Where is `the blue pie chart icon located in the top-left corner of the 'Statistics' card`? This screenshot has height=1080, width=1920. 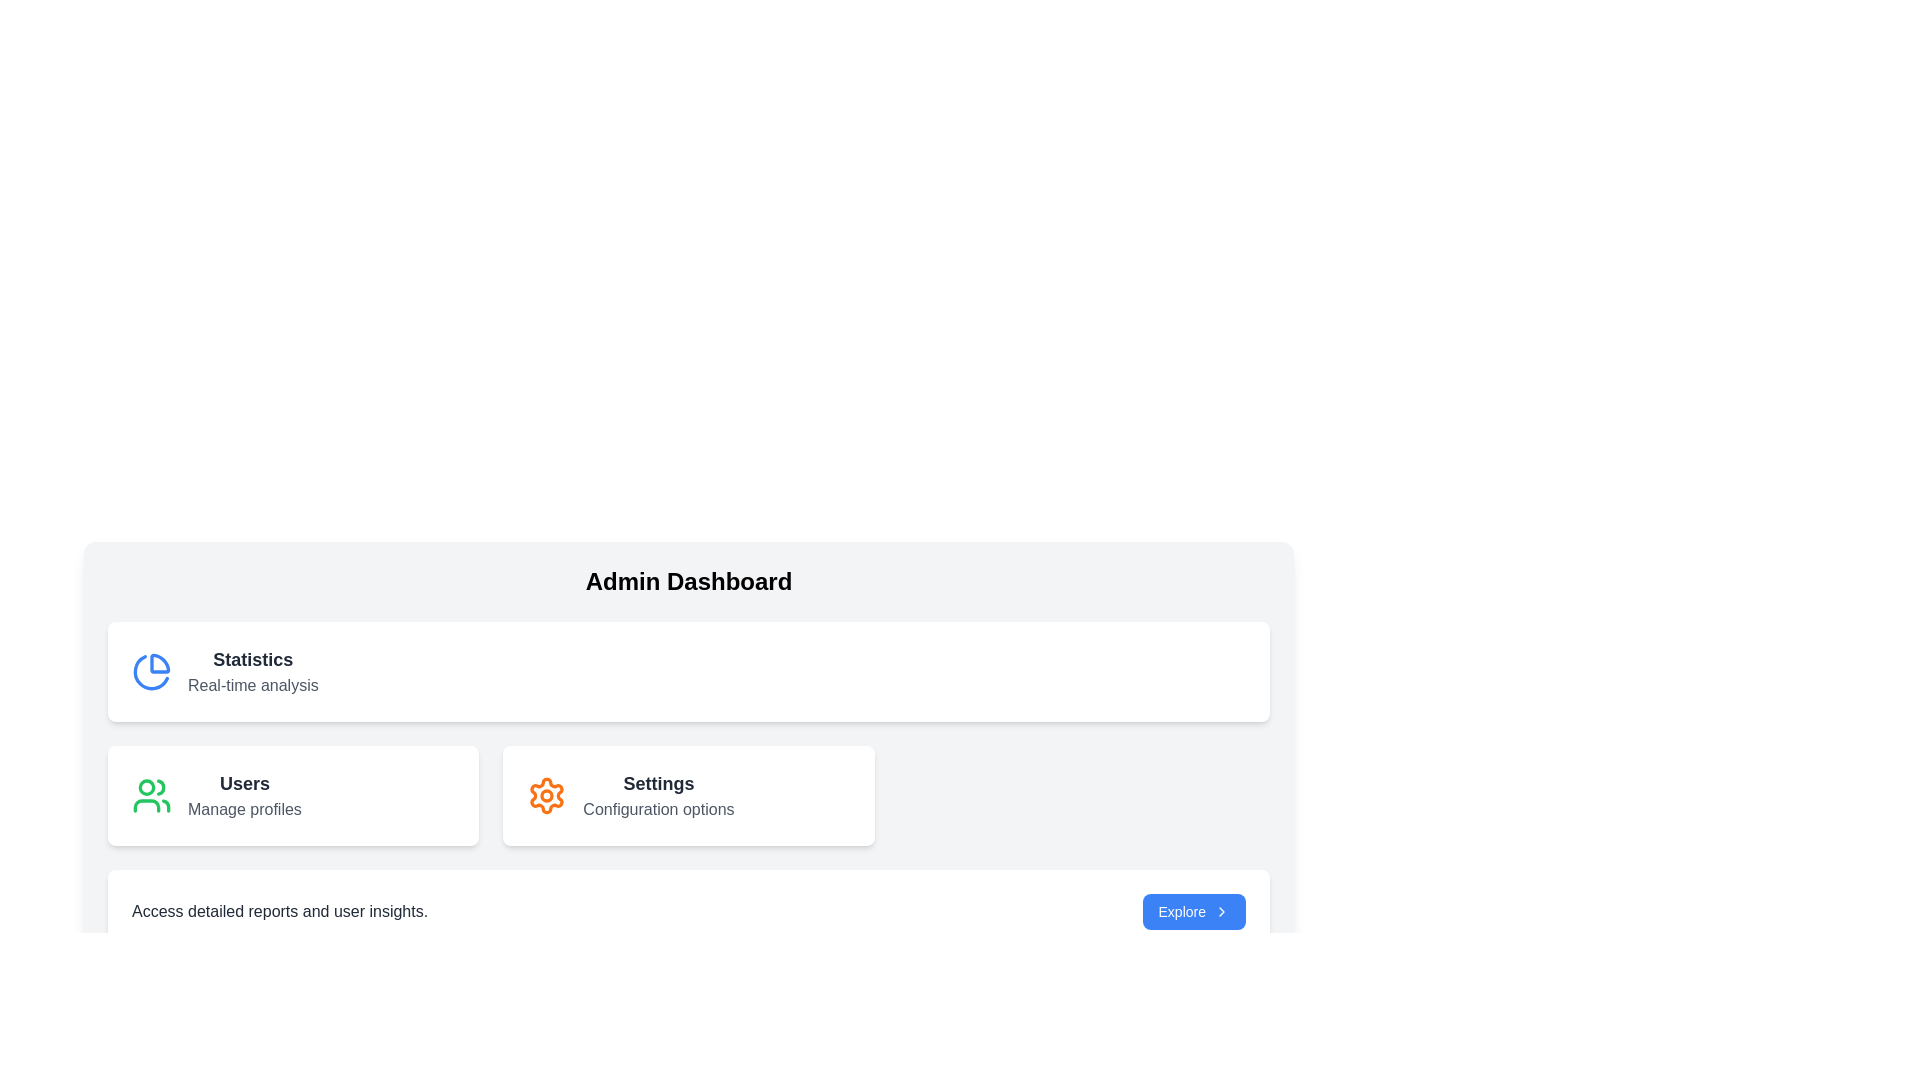 the blue pie chart icon located in the top-left corner of the 'Statistics' card is located at coordinates (151, 671).